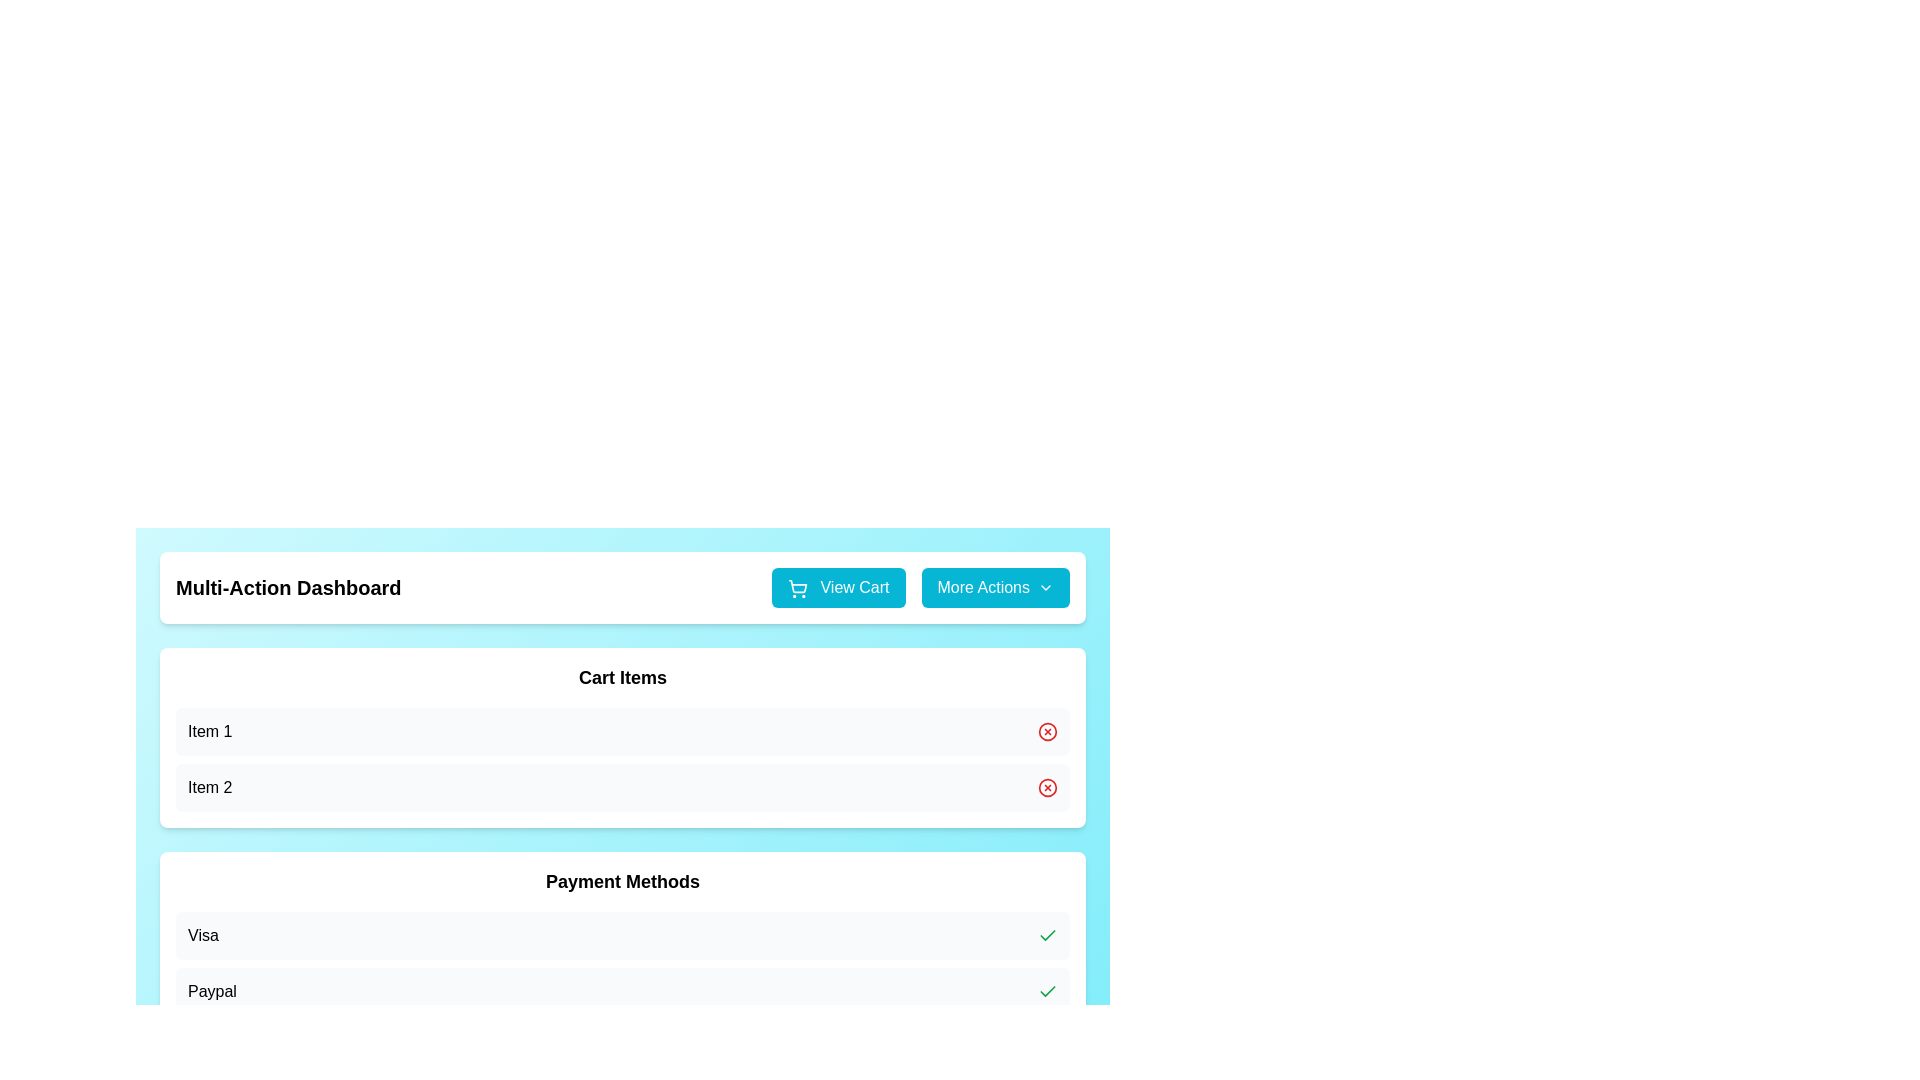 The height and width of the screenshot is (1080, 1920). Describe the element at coordinates (1045, 586) in the screenshot. I see `the chevron icon located at the right side of the 'More Actions' button` at that location.